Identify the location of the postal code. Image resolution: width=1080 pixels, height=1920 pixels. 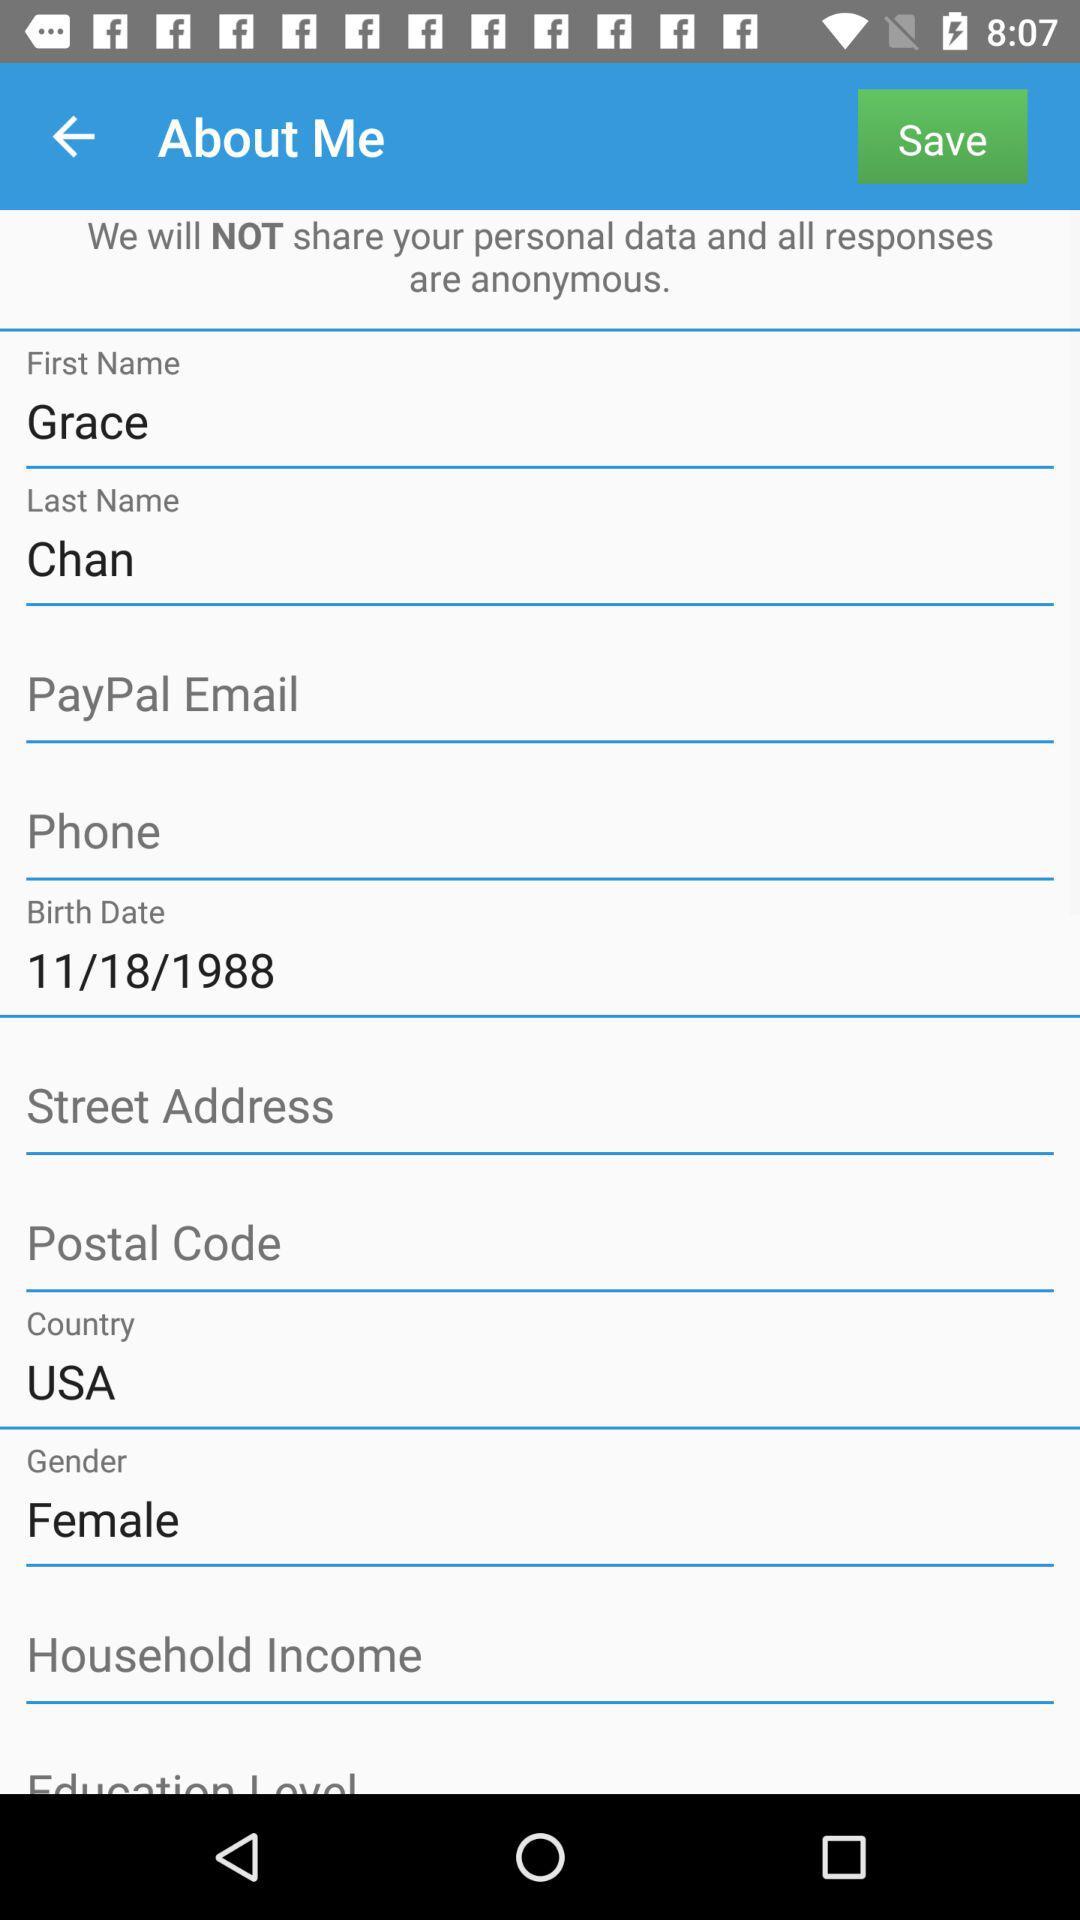
(540, 1242).